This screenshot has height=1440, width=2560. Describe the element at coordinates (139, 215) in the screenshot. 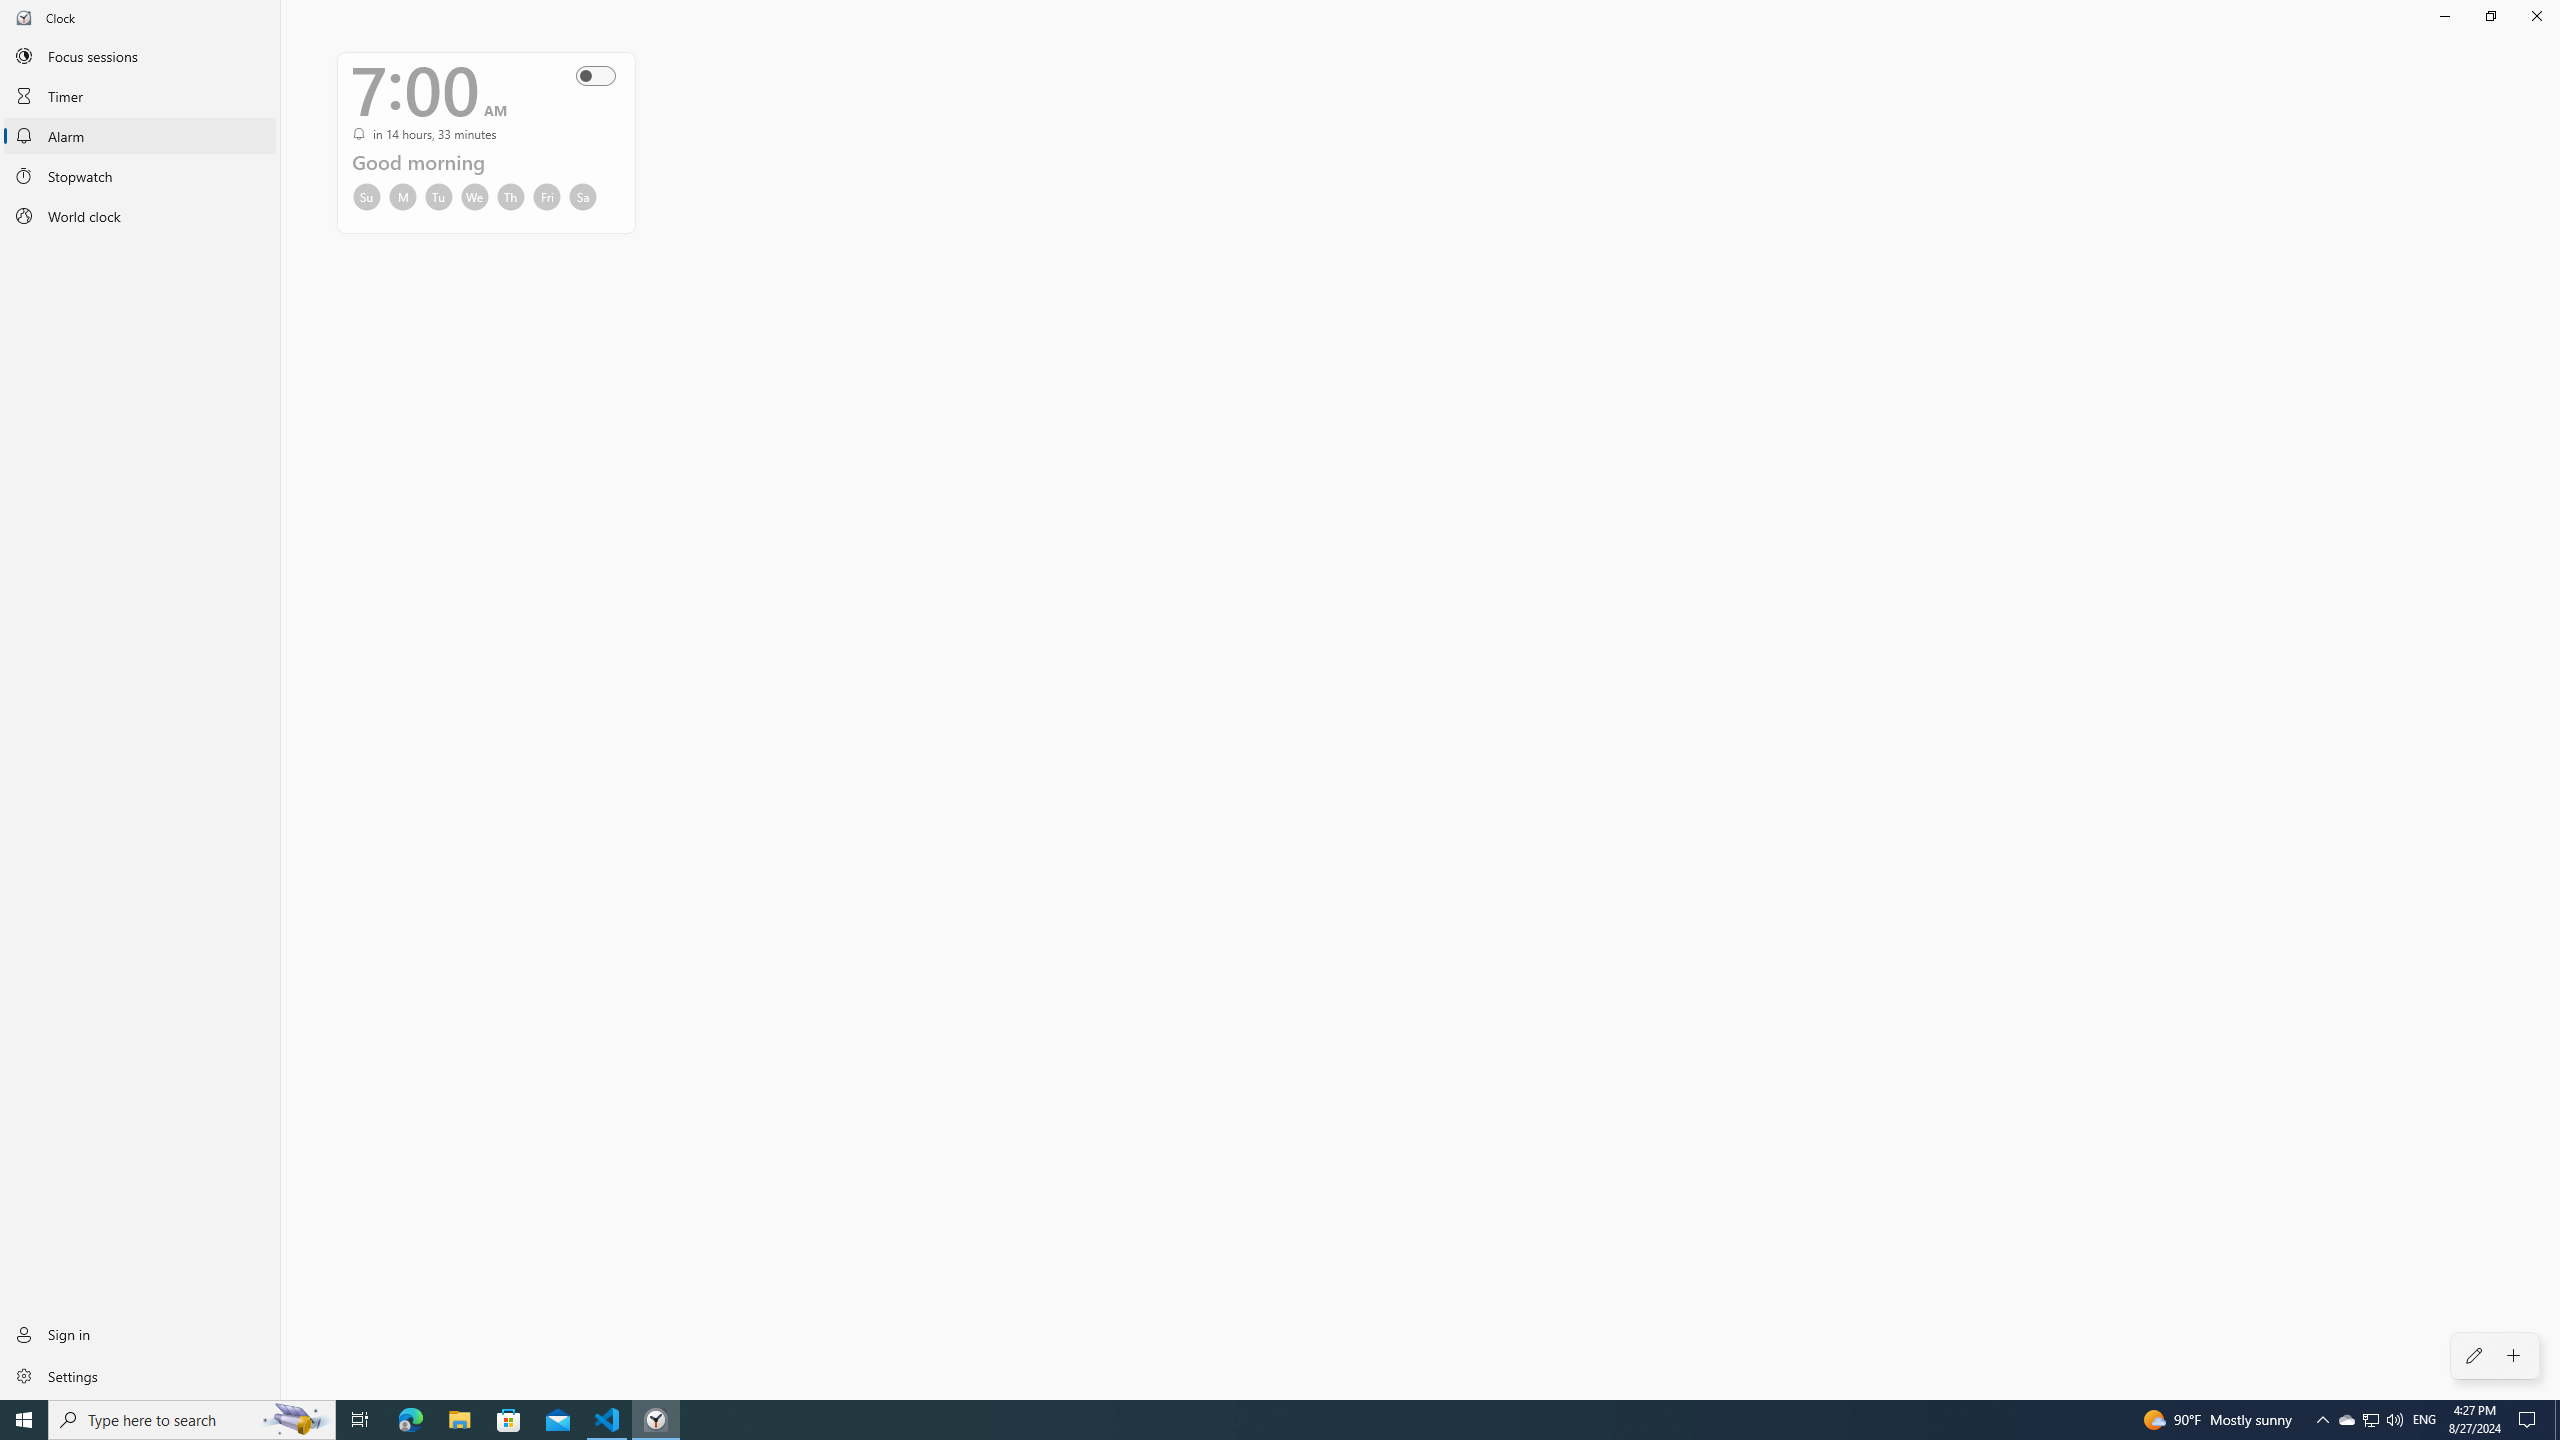

I see `'World clock'` at that location.